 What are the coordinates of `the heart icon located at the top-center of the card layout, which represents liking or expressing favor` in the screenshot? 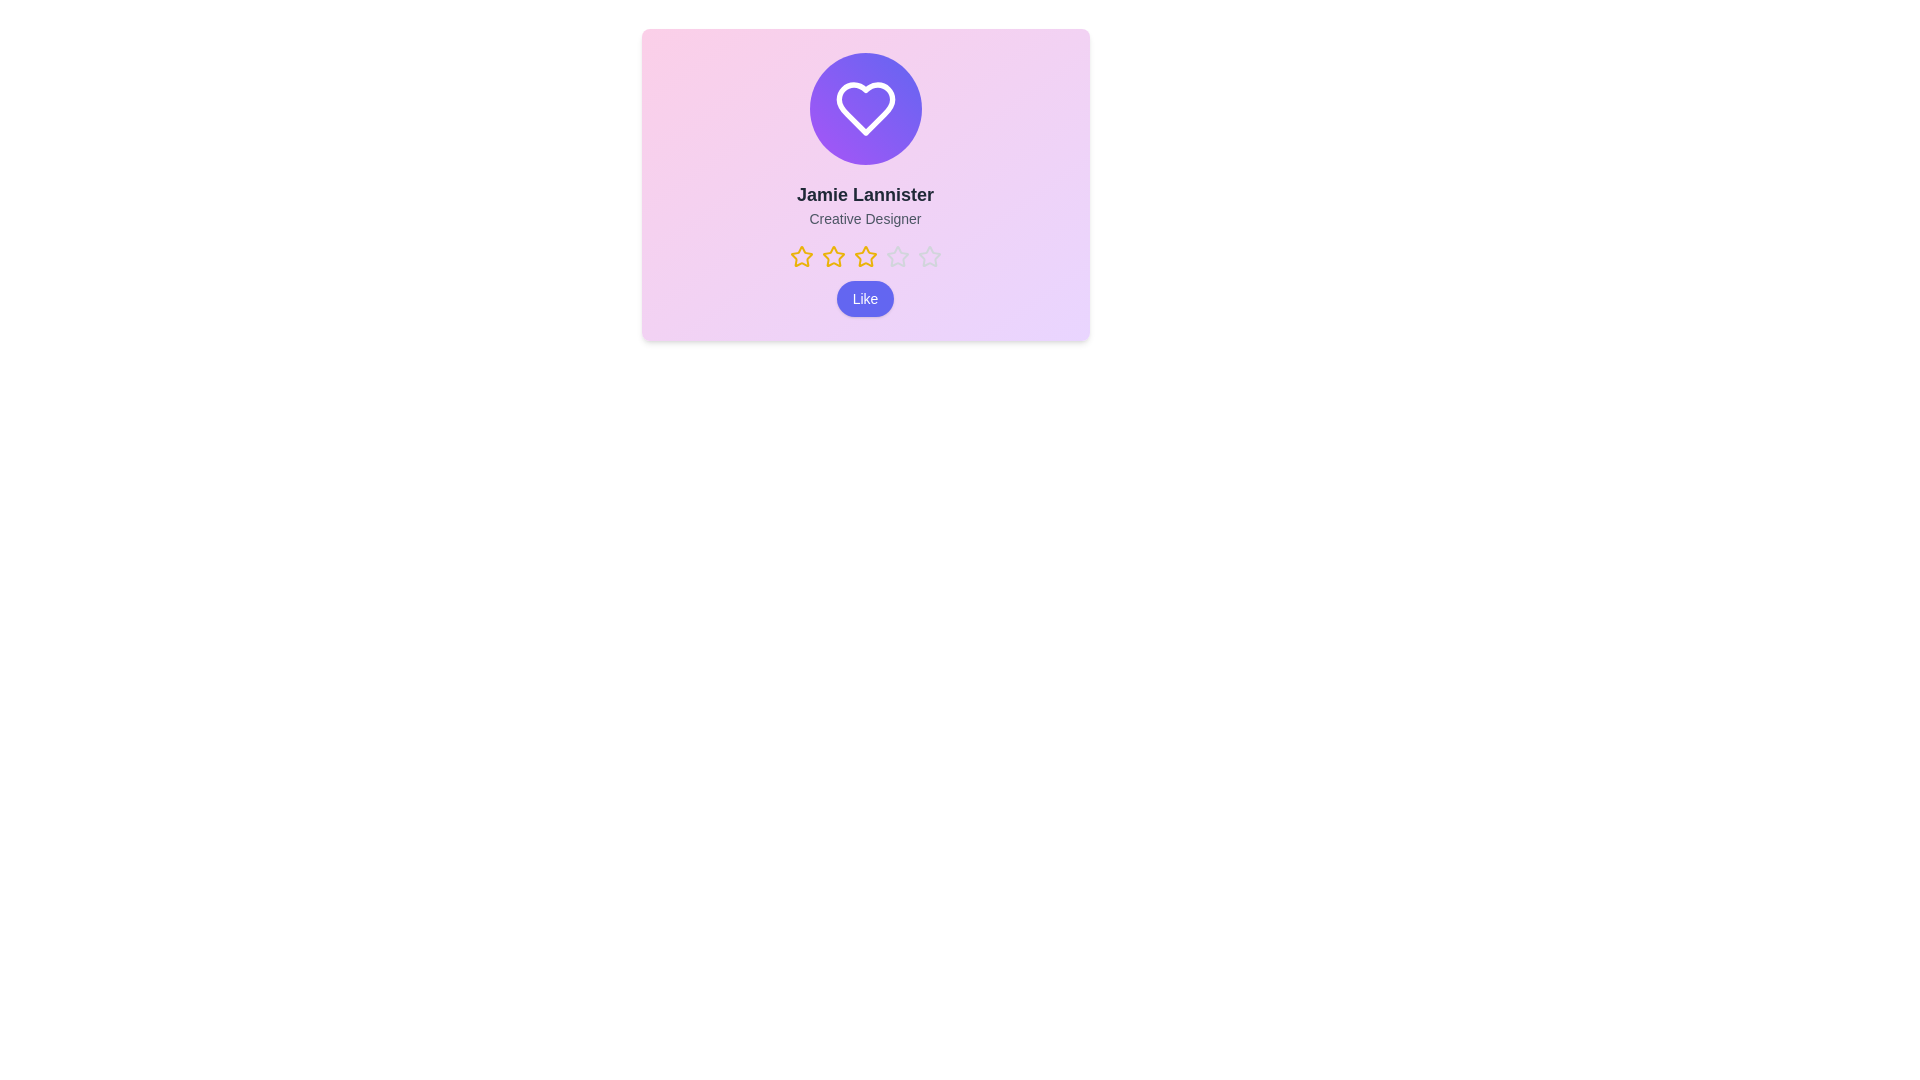 It's located at (865, 108).